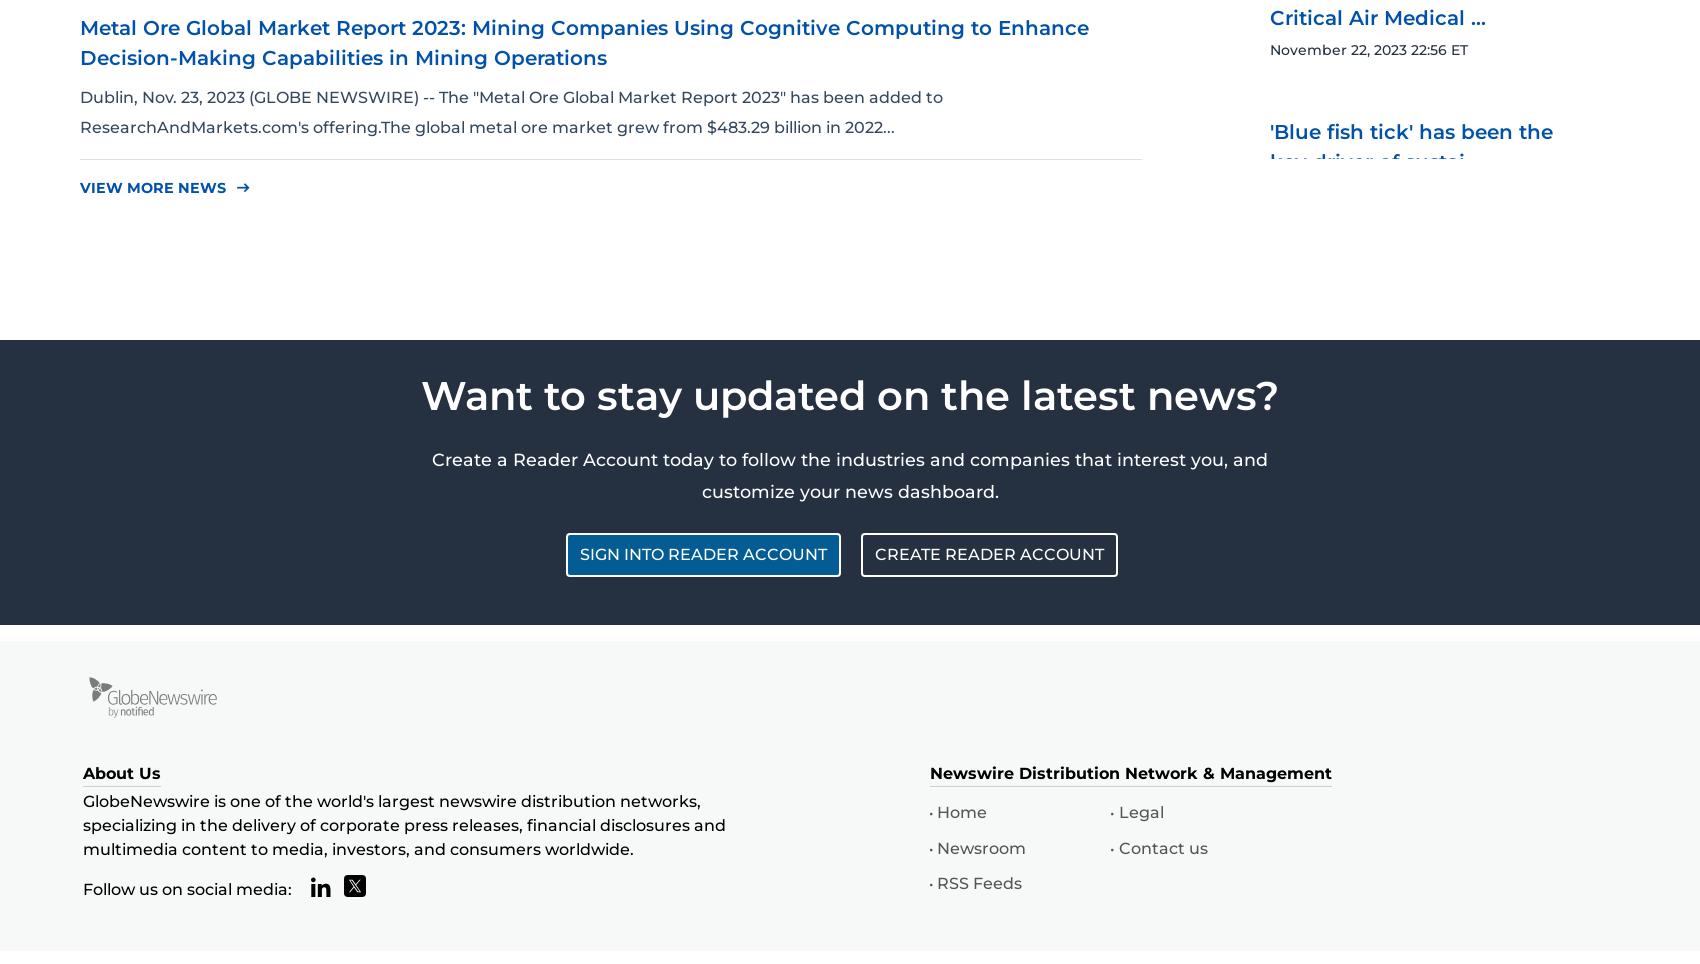  I want to click on 'RSS Feeds', so click(978, 882).